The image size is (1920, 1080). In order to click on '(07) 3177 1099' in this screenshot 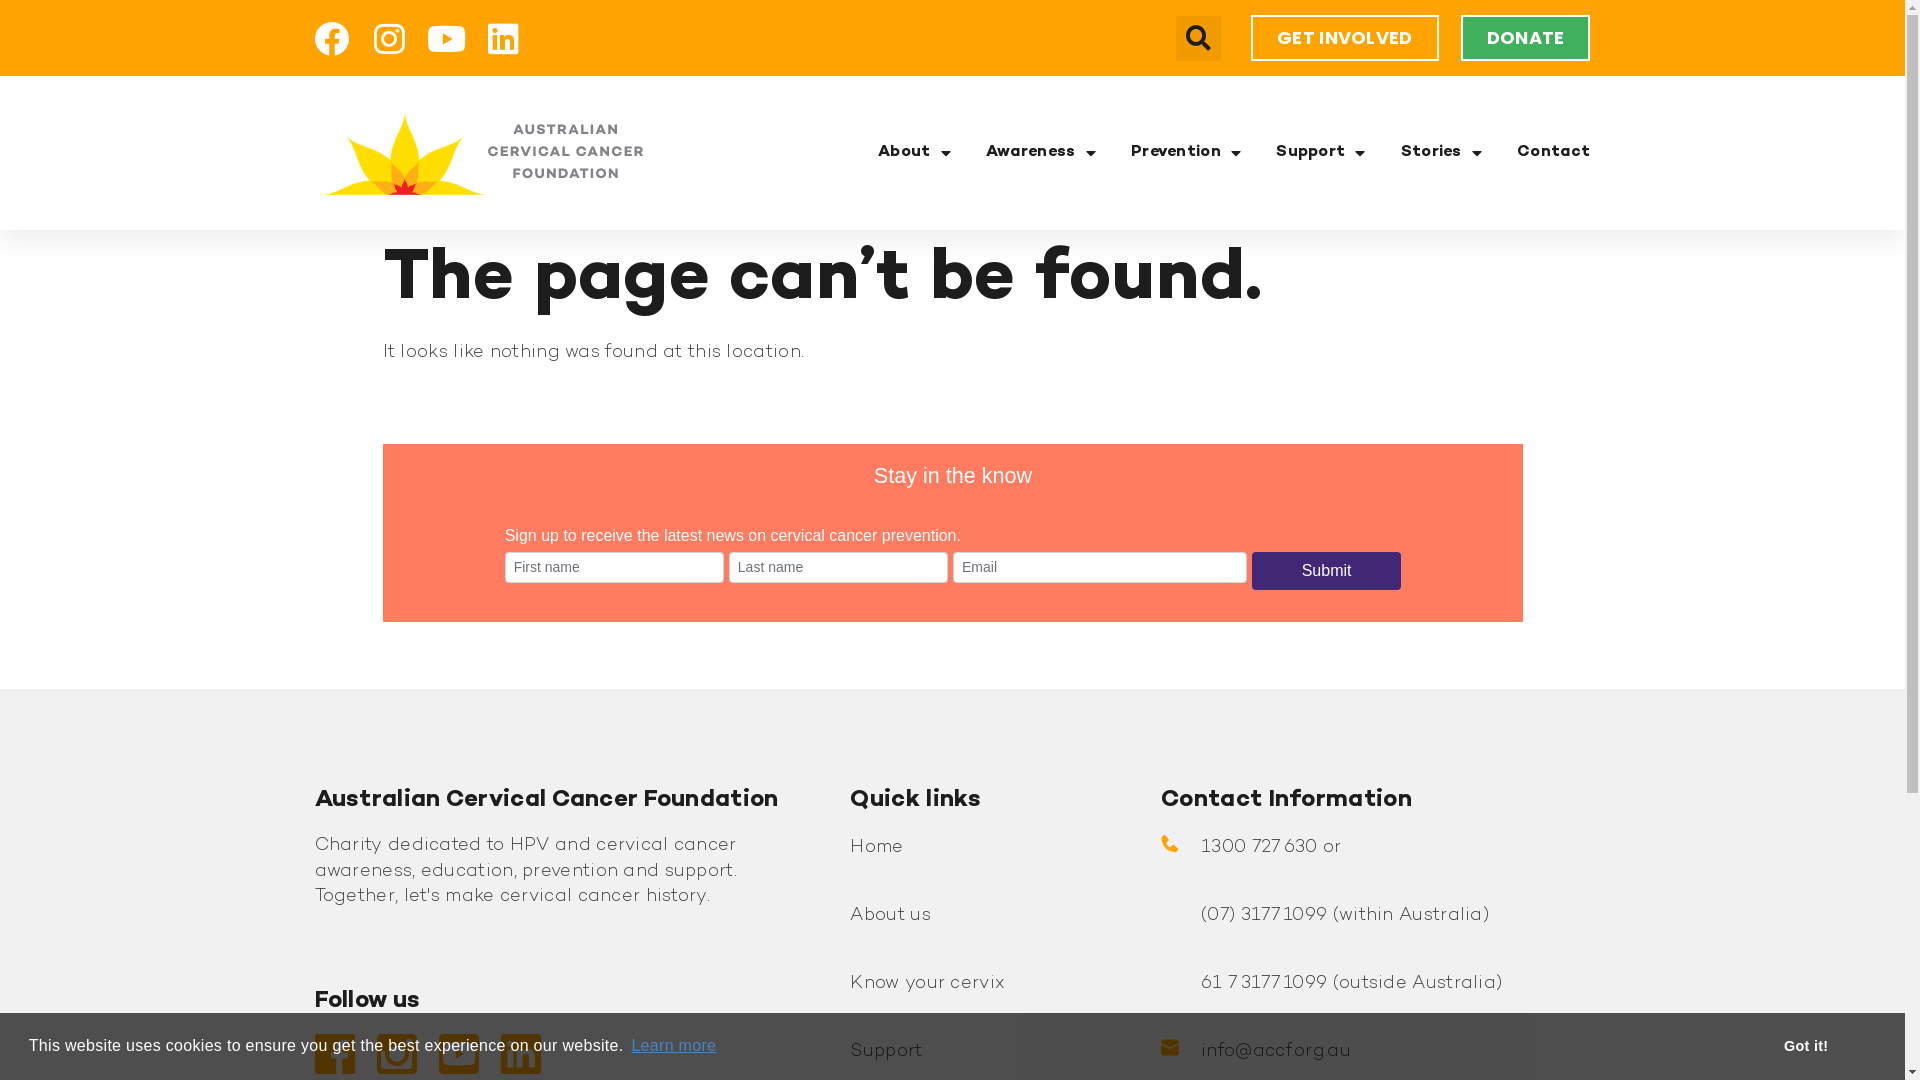, I will do `click(1262, 915)`.